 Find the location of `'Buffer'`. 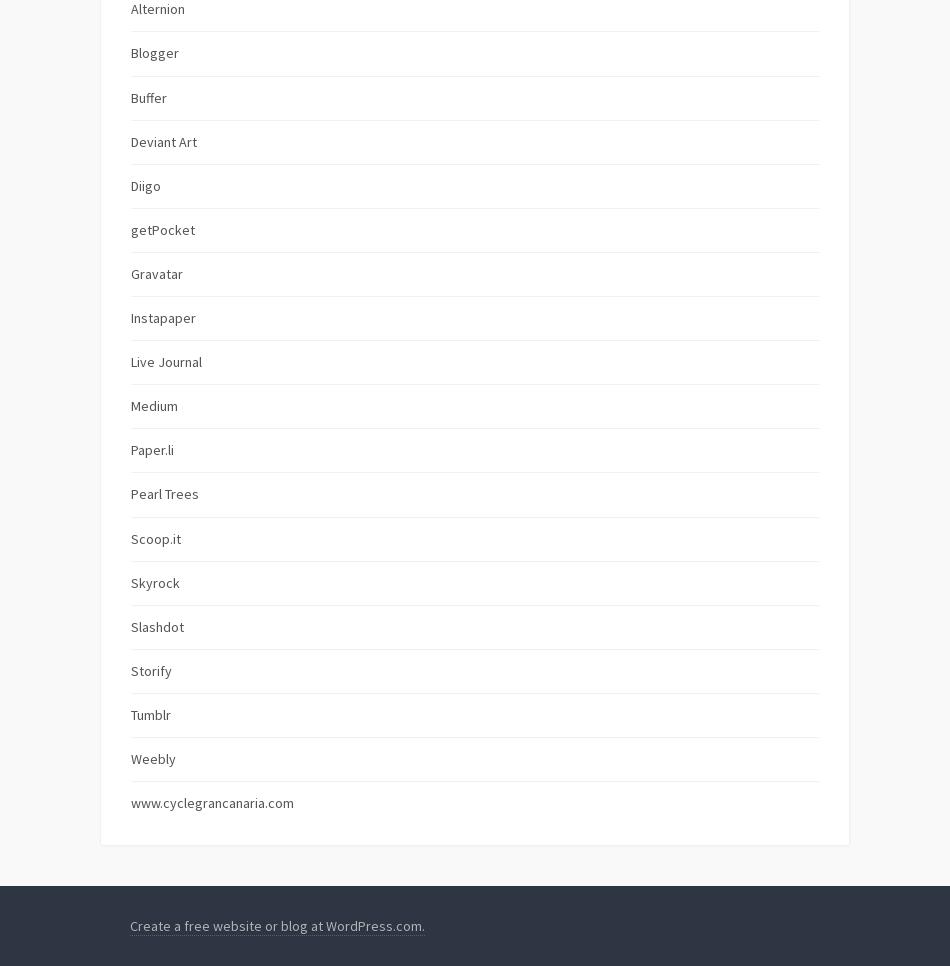

'Buffer' is located at coordinates (148, 95).